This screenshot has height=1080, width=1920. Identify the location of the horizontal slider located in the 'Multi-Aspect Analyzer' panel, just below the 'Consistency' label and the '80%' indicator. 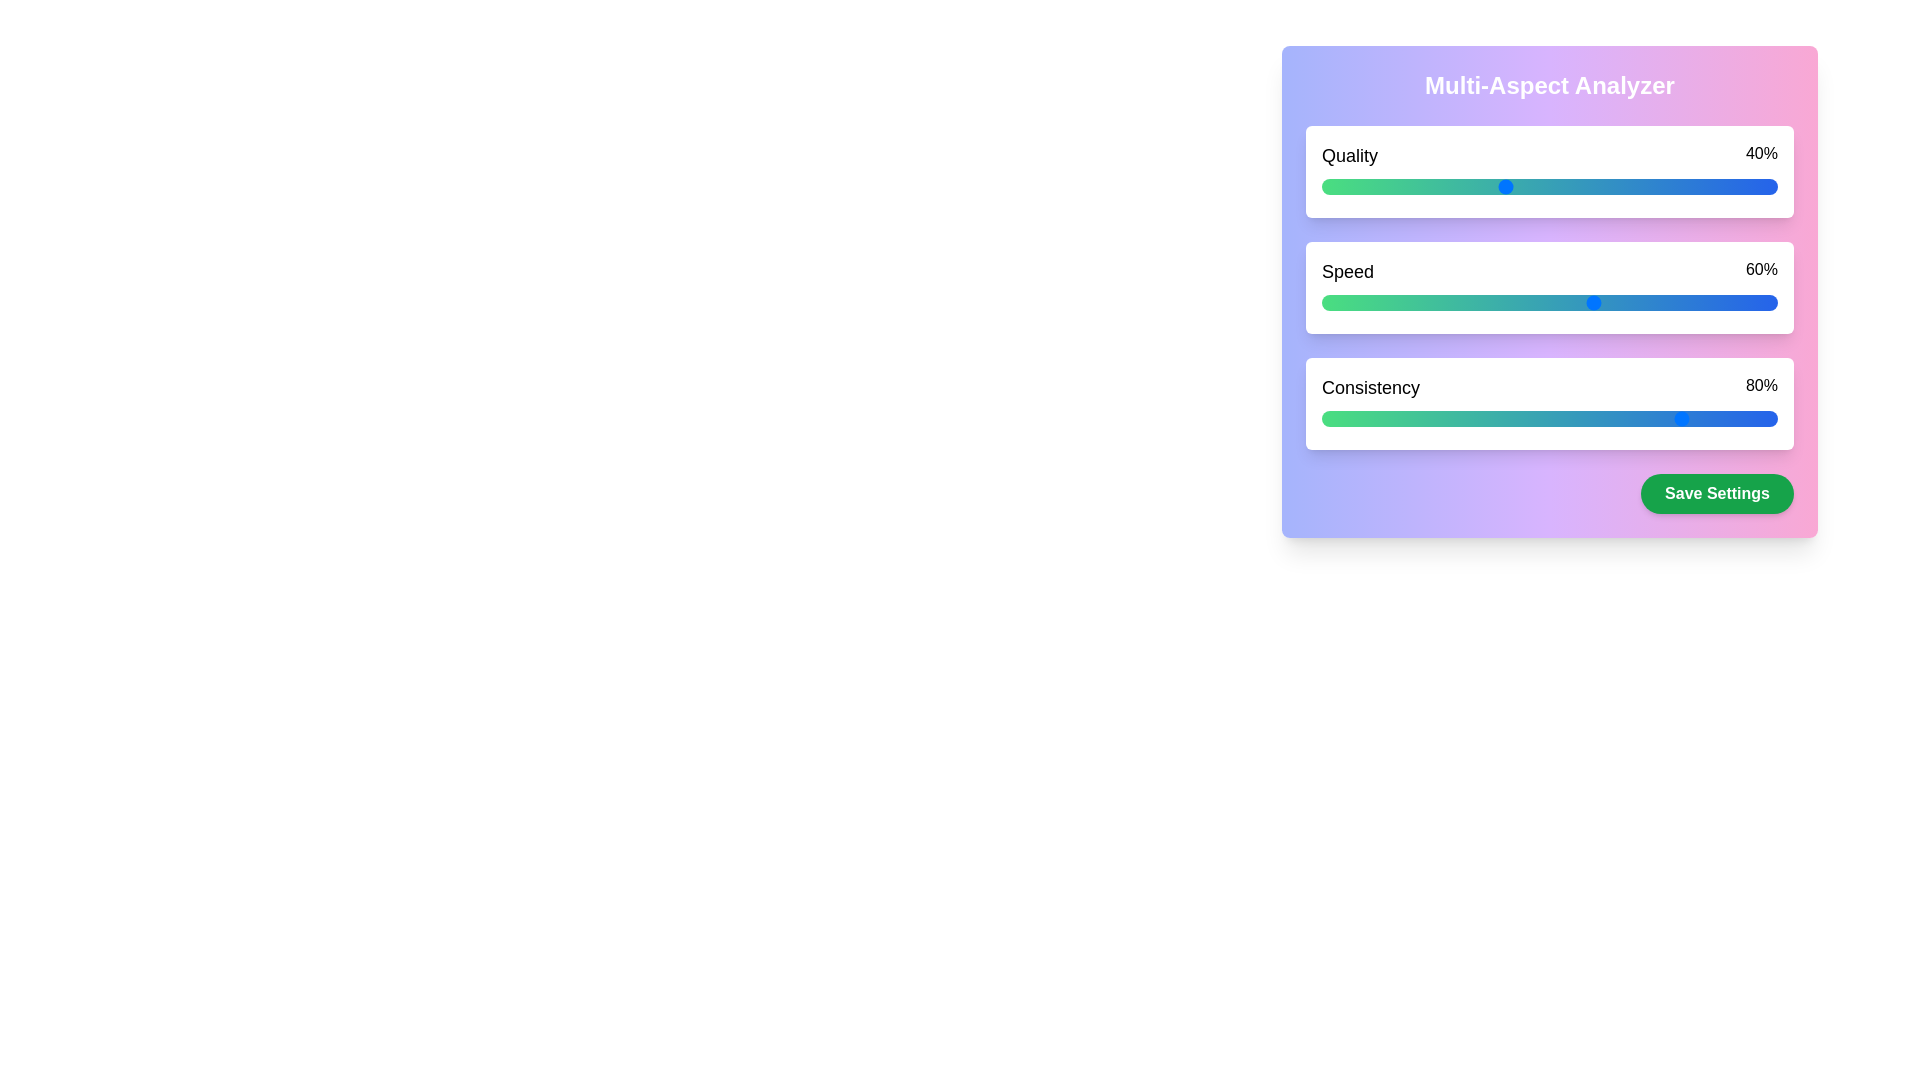
(1549, 418).